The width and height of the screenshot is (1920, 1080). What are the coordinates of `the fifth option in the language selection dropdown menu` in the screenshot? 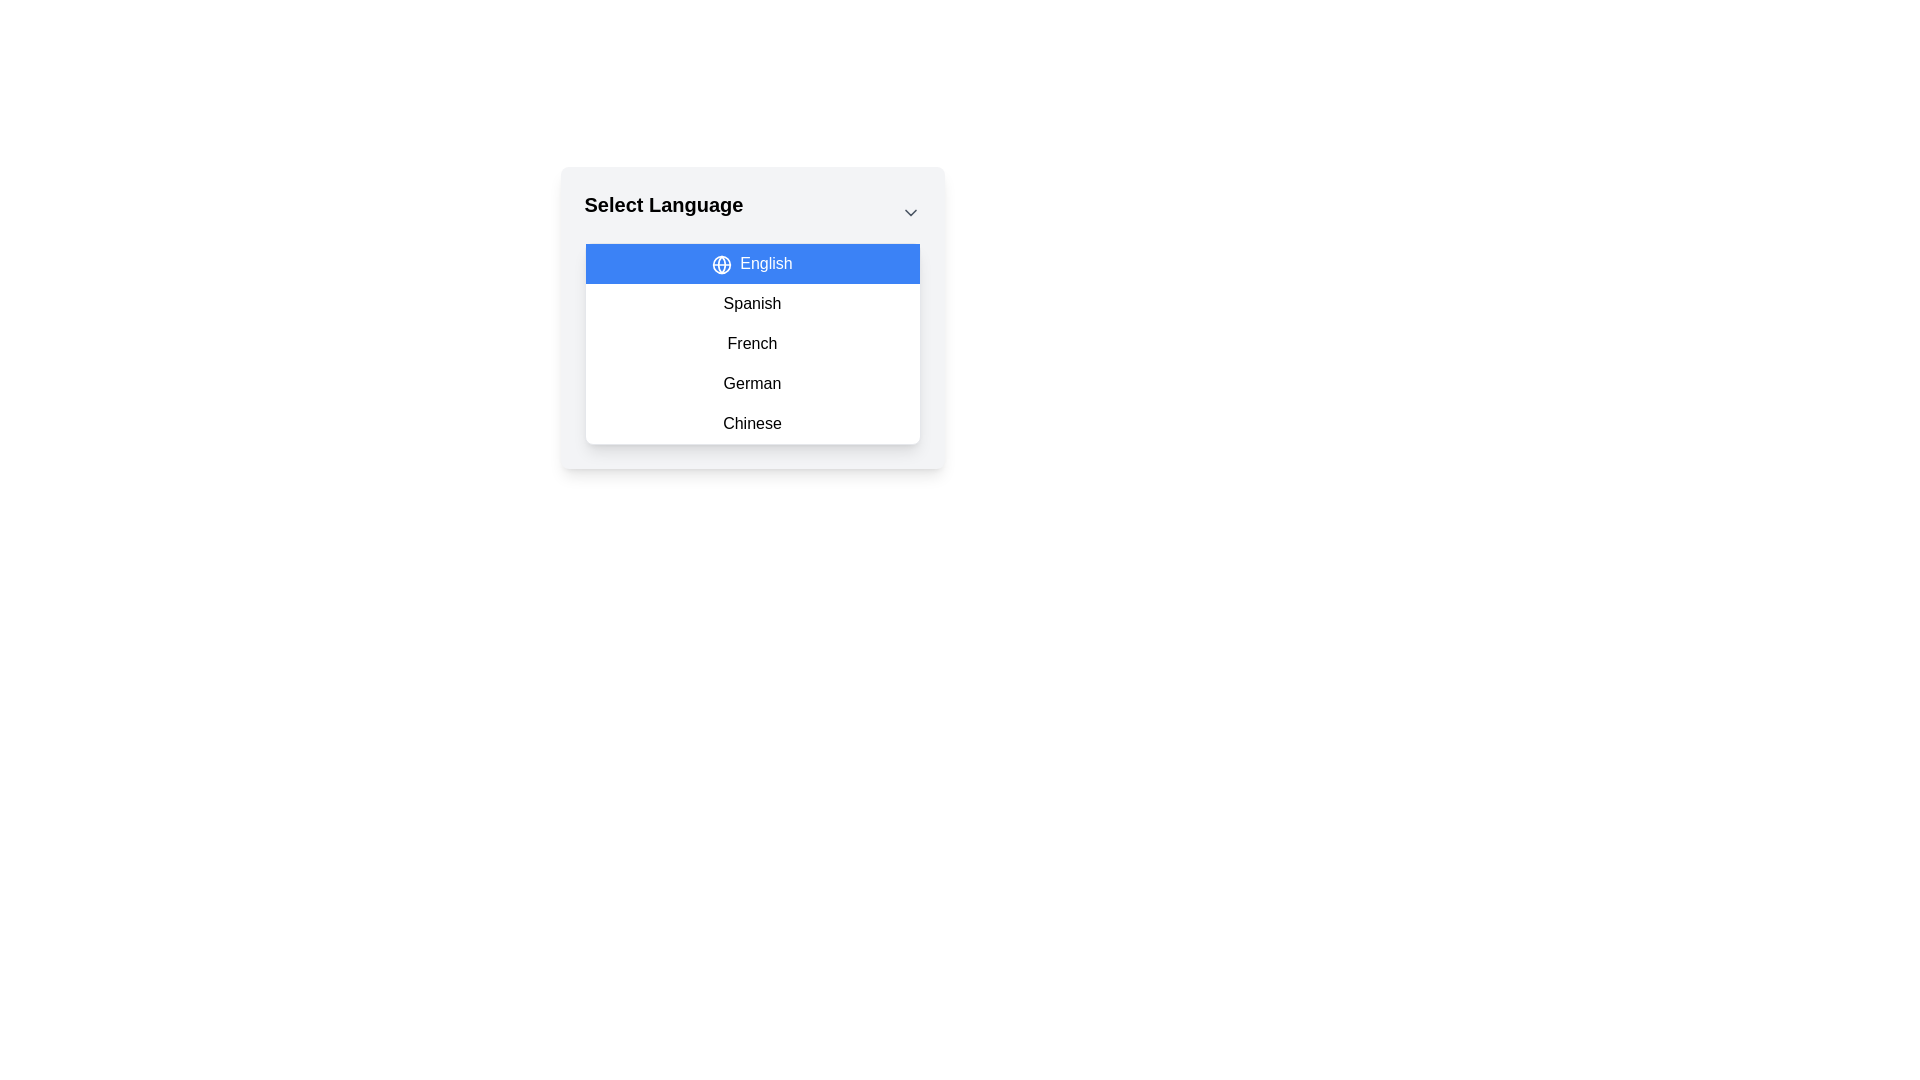 It's located at (751, 423).